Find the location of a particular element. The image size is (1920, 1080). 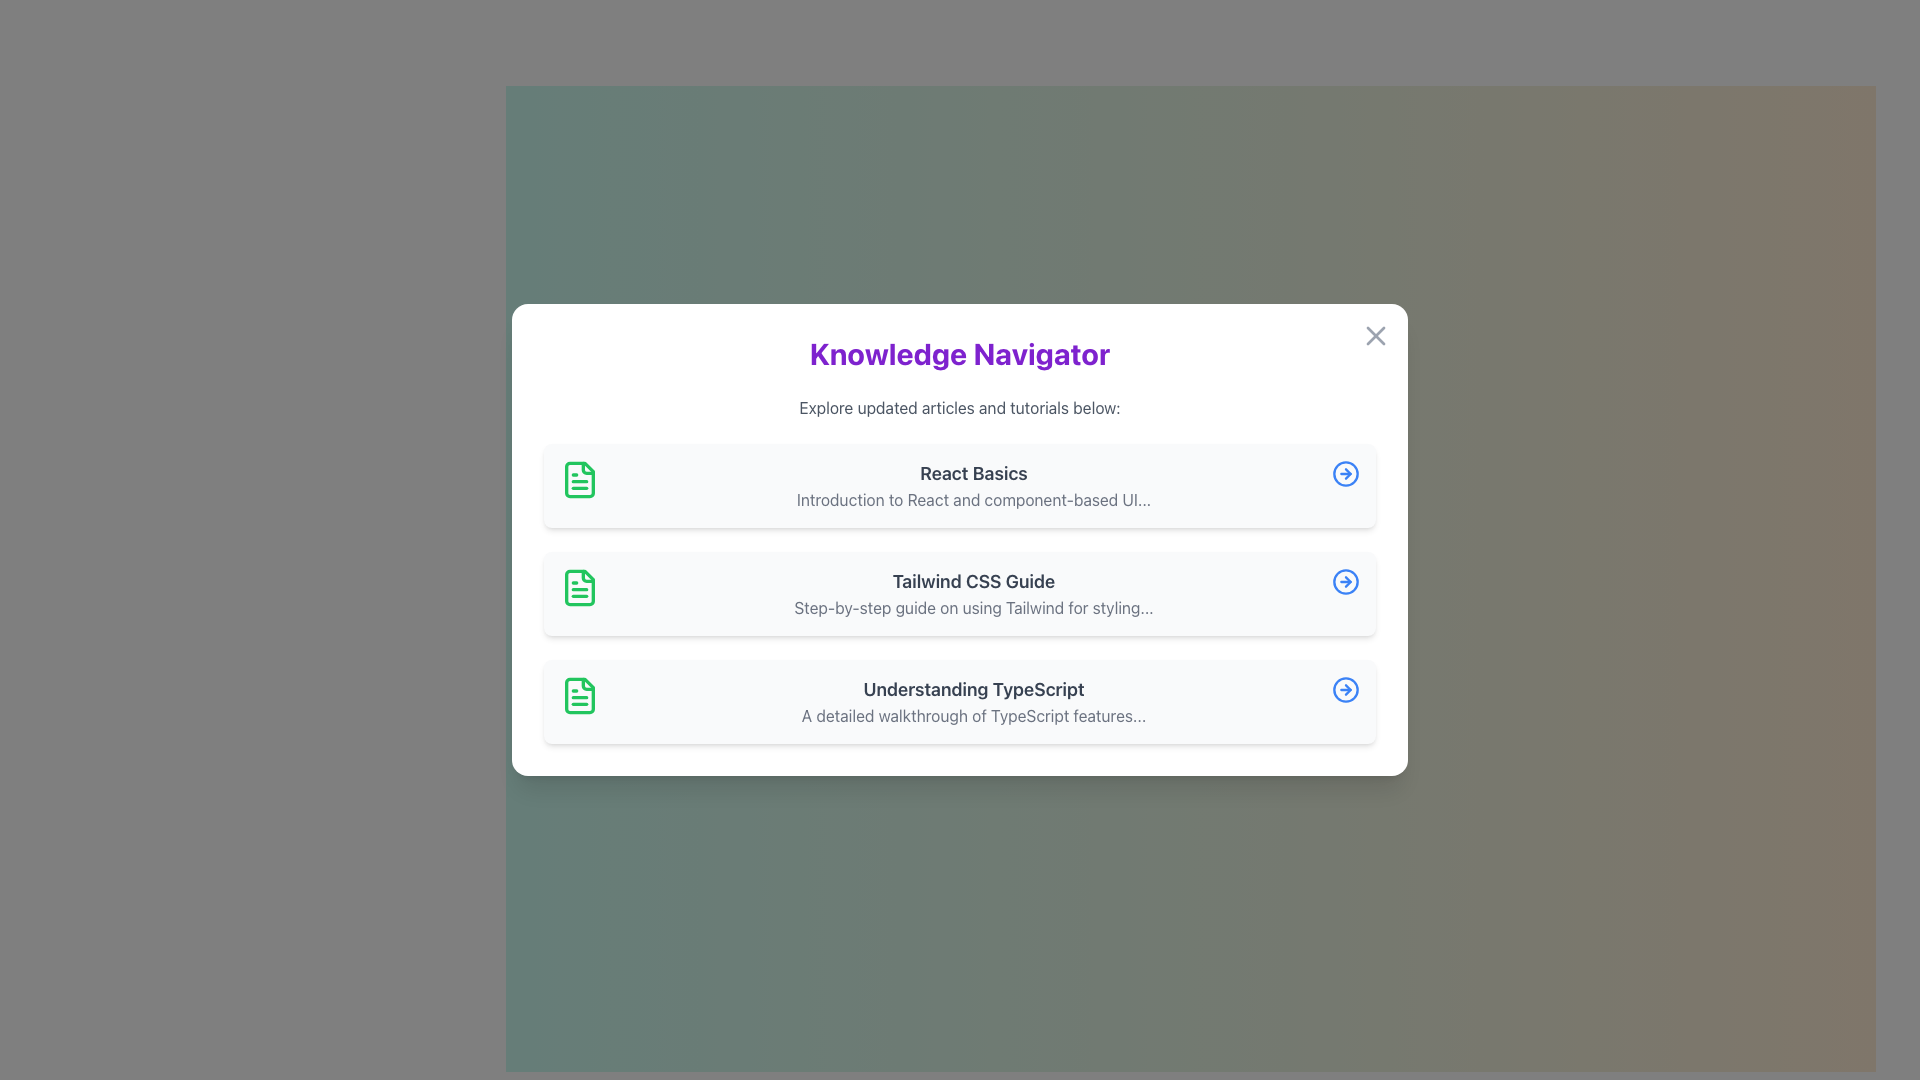

the Arrow Icon, which is a rightward pointing triangular arrowhead within a circular frame is located at coordinates (1348, 582).